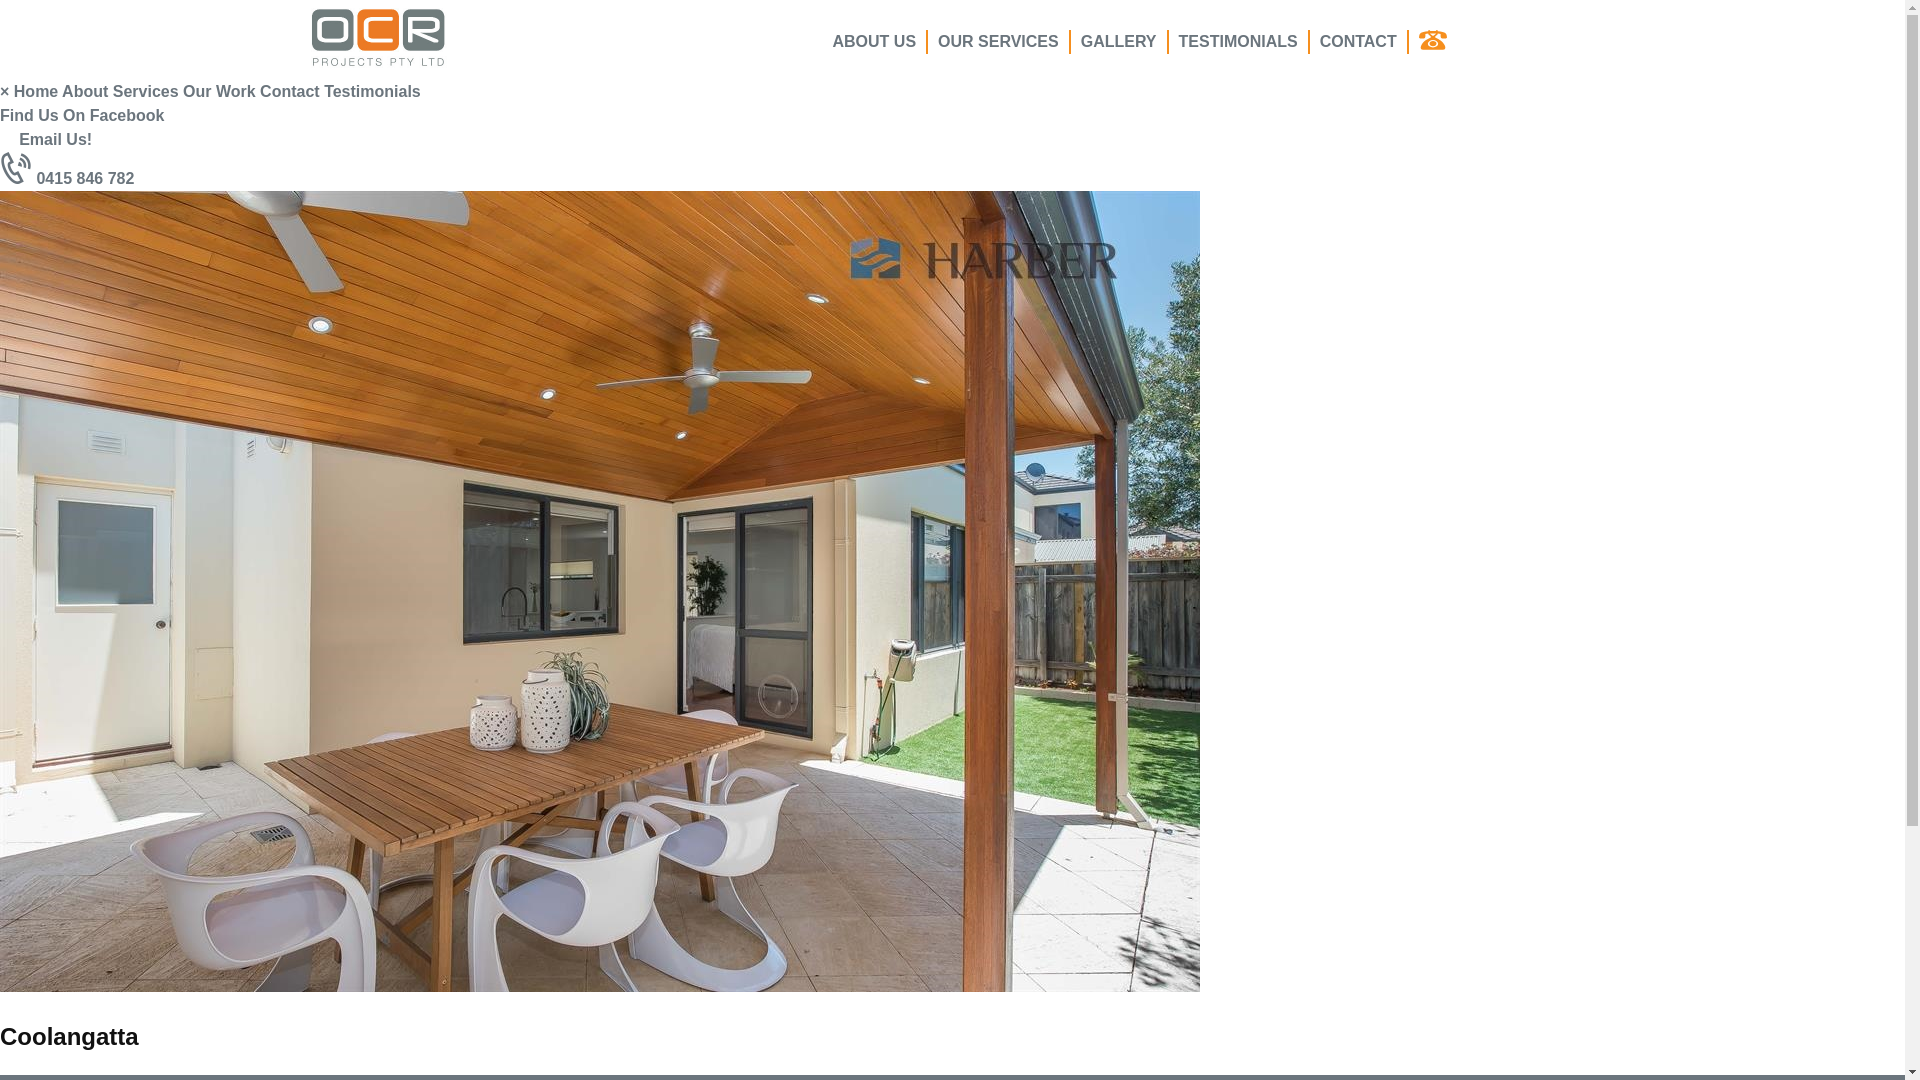 The width and height of the screenshot is (1920, 1080). Describe the element at coordinates (80, 115) in the screenshot. I see `'Find Us On Facebook'` at that location.